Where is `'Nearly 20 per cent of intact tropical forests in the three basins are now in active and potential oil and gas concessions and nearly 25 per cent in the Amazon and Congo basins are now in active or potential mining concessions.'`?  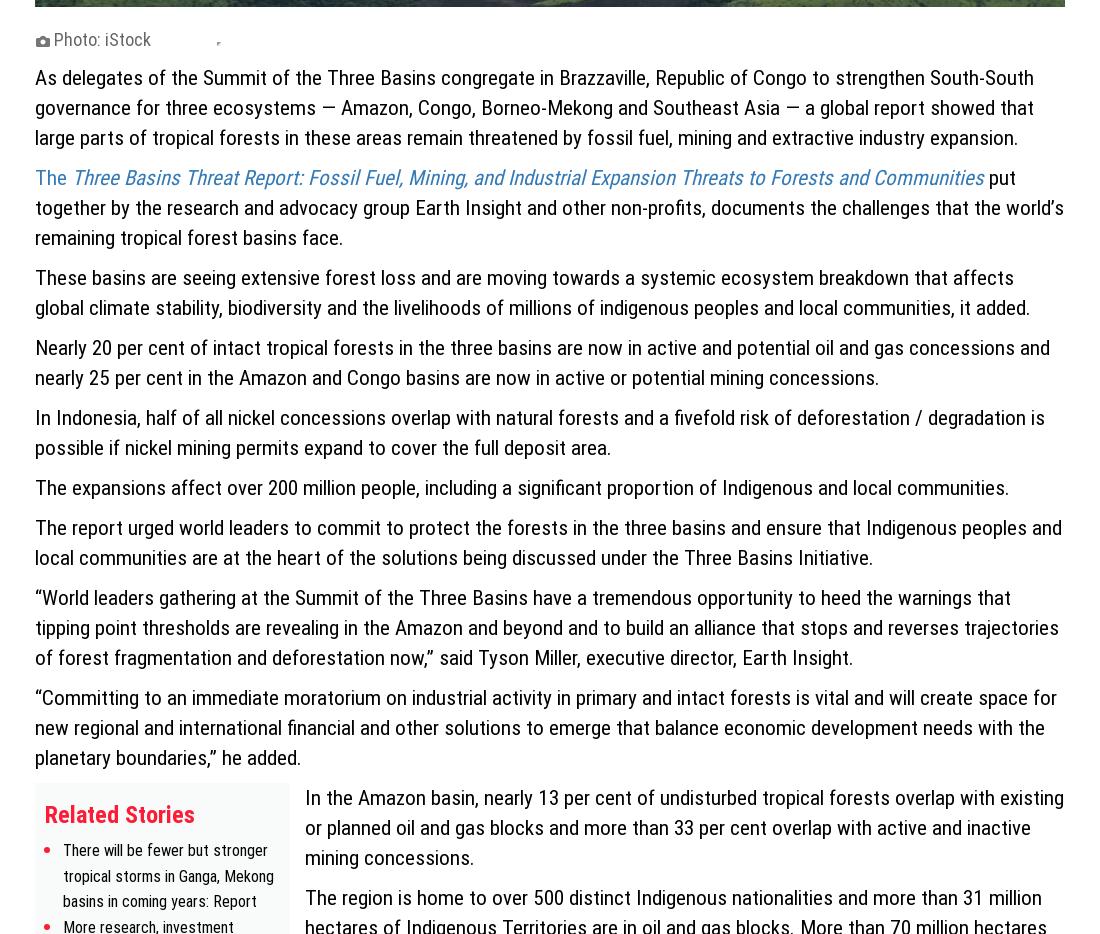
'Nearly 20 per cent of intact tropical forests in the three basins are now in active and potential oil and gas concessions and nearly 25 per cent in the Amazon and Congo basins are now in active or potential mining concessions.' is located at coordinates (542, 362).